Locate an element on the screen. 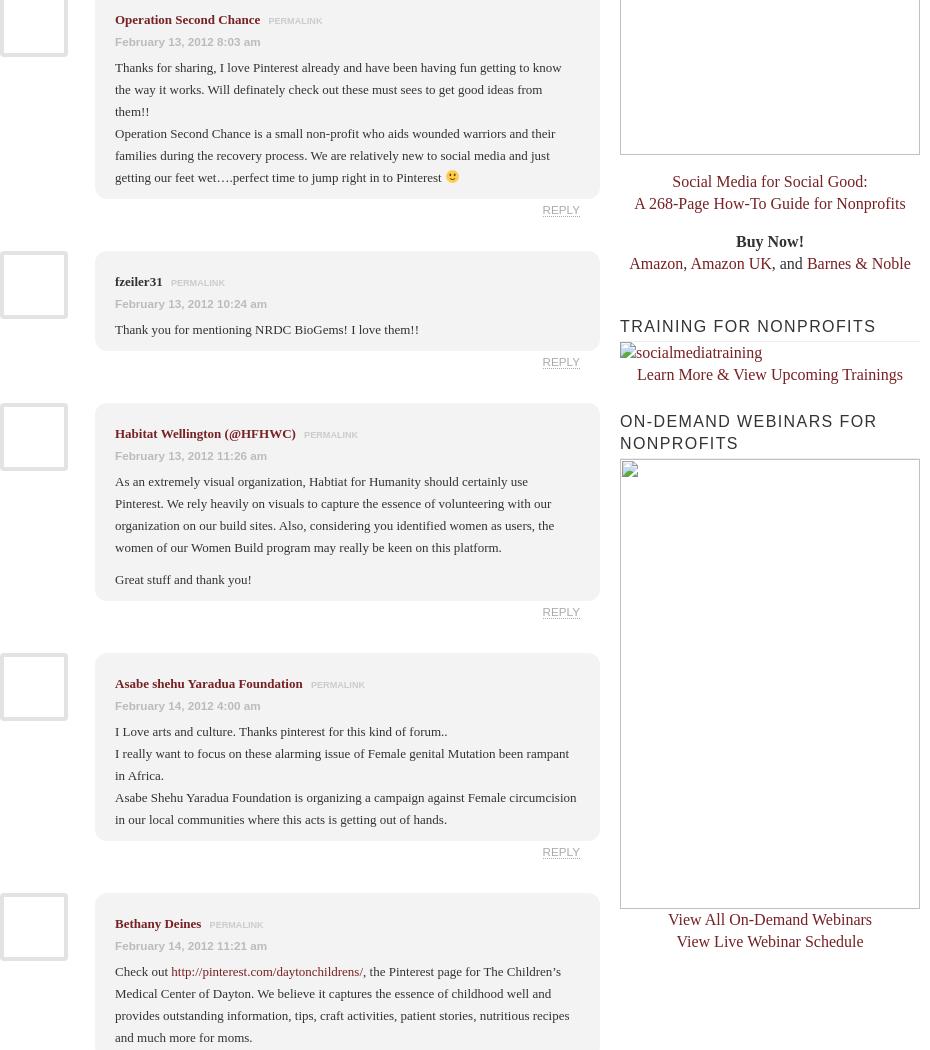 Image resolution: width=930 pixels, height=1050 pixels. 'I Love arts and culture. Thanks pinterest for this kind of forum..' is located at coordinates (281, 729).